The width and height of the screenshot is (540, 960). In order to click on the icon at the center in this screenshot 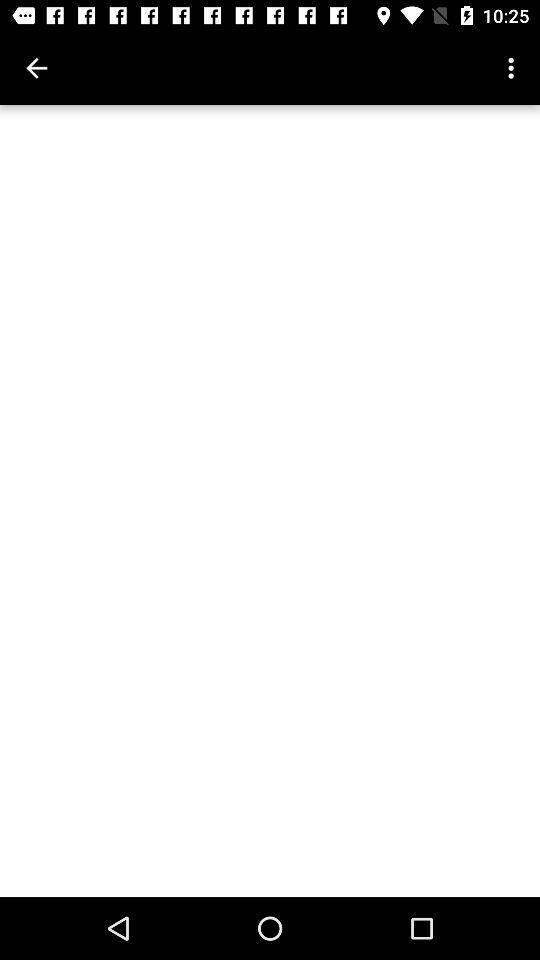, I will do `click(270, 500)`.